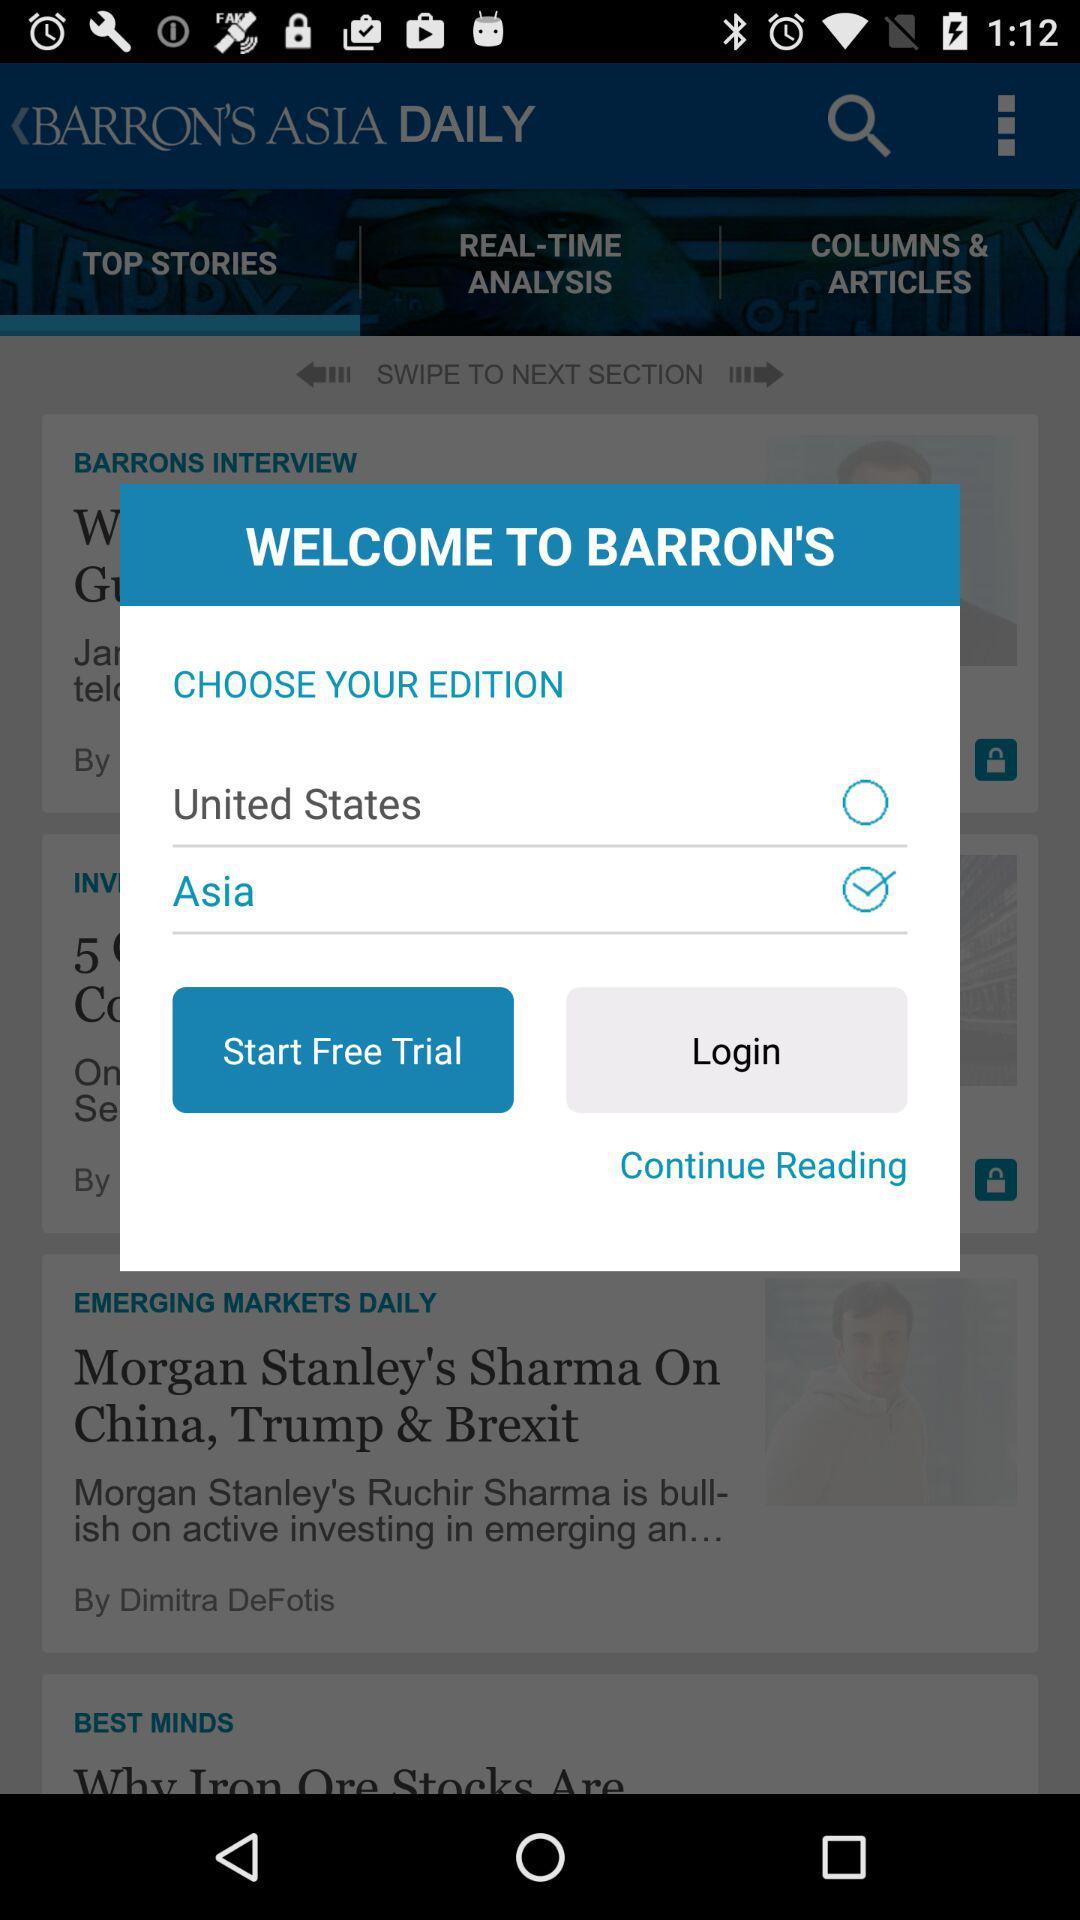  What do you see at coordinates (540, 888) in the screenshot?
I see `the asia item` at bounding box center [540, 888].